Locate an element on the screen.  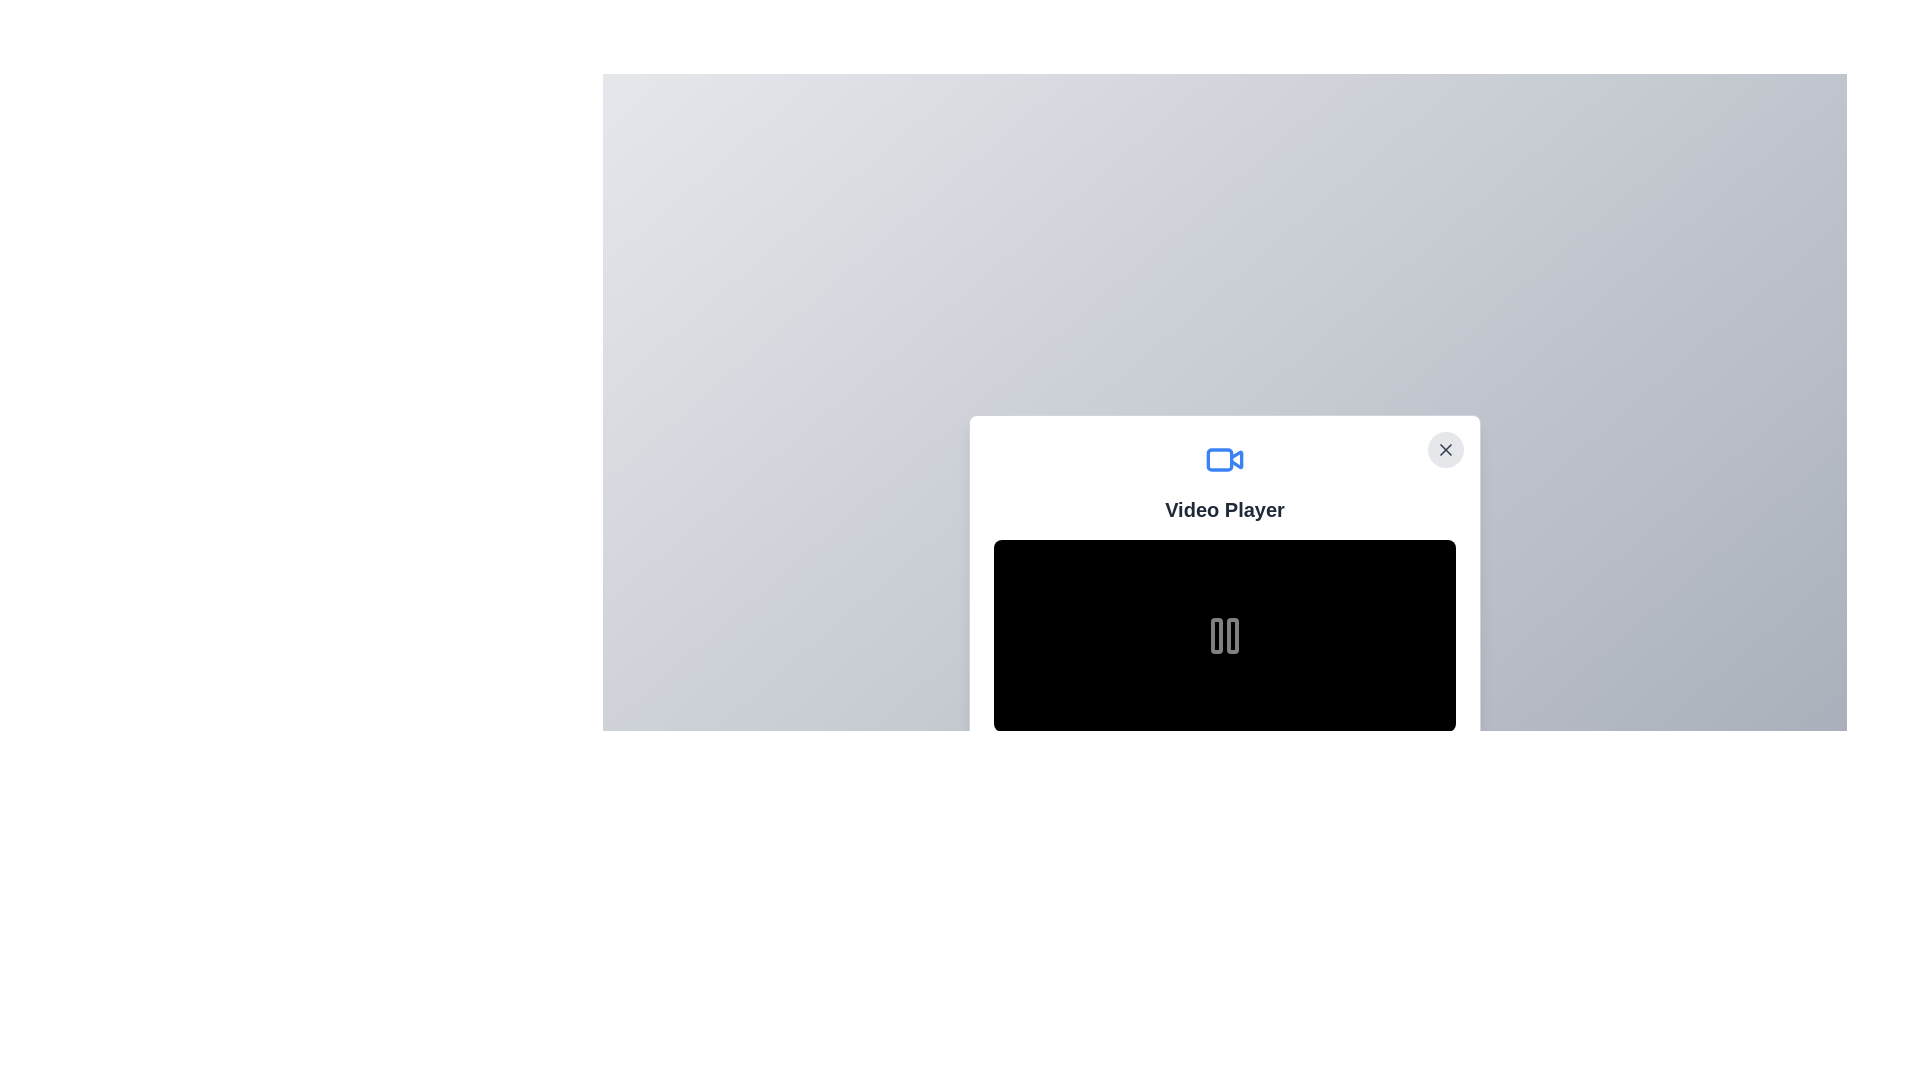
the left bar of the pause button icon in the video player interface, which is part of the control area located slightly to the left of the center is located at coordinates (1216, 636).